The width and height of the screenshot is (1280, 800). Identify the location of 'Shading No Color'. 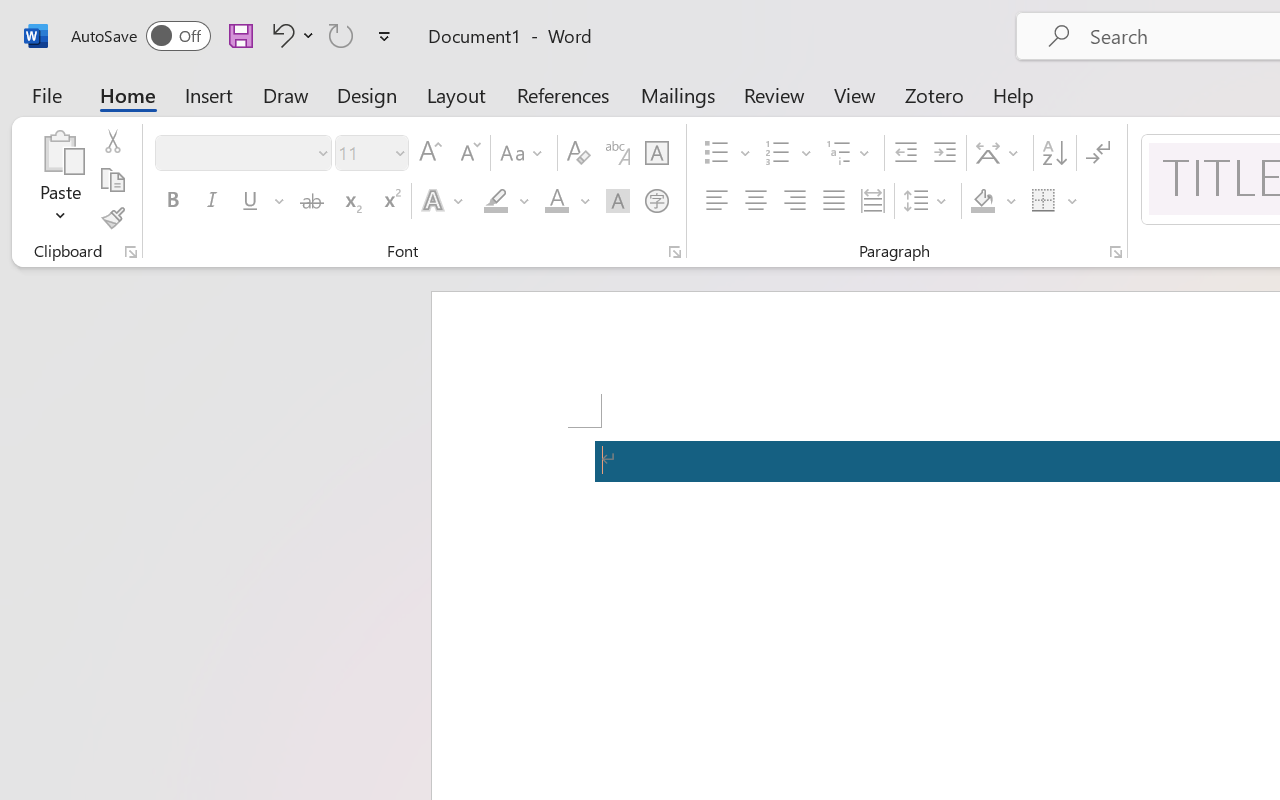
(983, 201).